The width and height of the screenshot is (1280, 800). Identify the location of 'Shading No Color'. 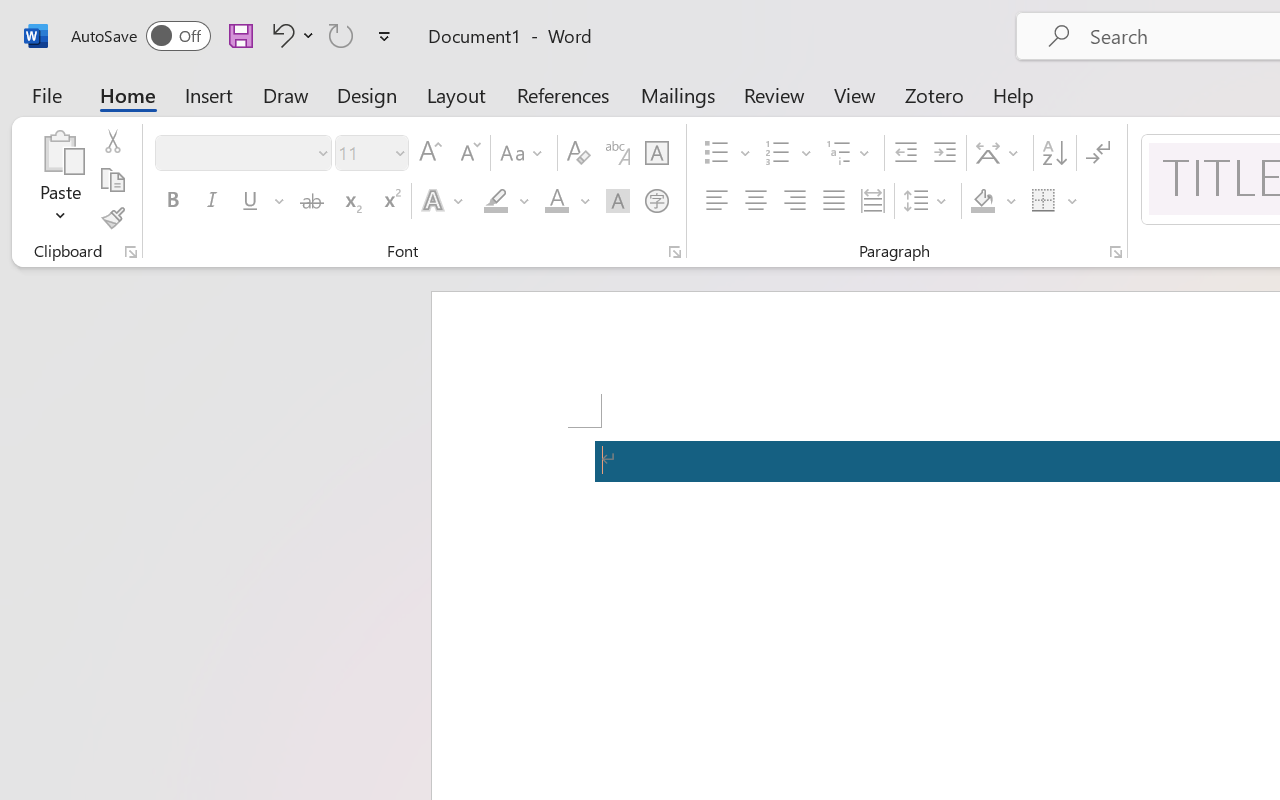
(983, 201).